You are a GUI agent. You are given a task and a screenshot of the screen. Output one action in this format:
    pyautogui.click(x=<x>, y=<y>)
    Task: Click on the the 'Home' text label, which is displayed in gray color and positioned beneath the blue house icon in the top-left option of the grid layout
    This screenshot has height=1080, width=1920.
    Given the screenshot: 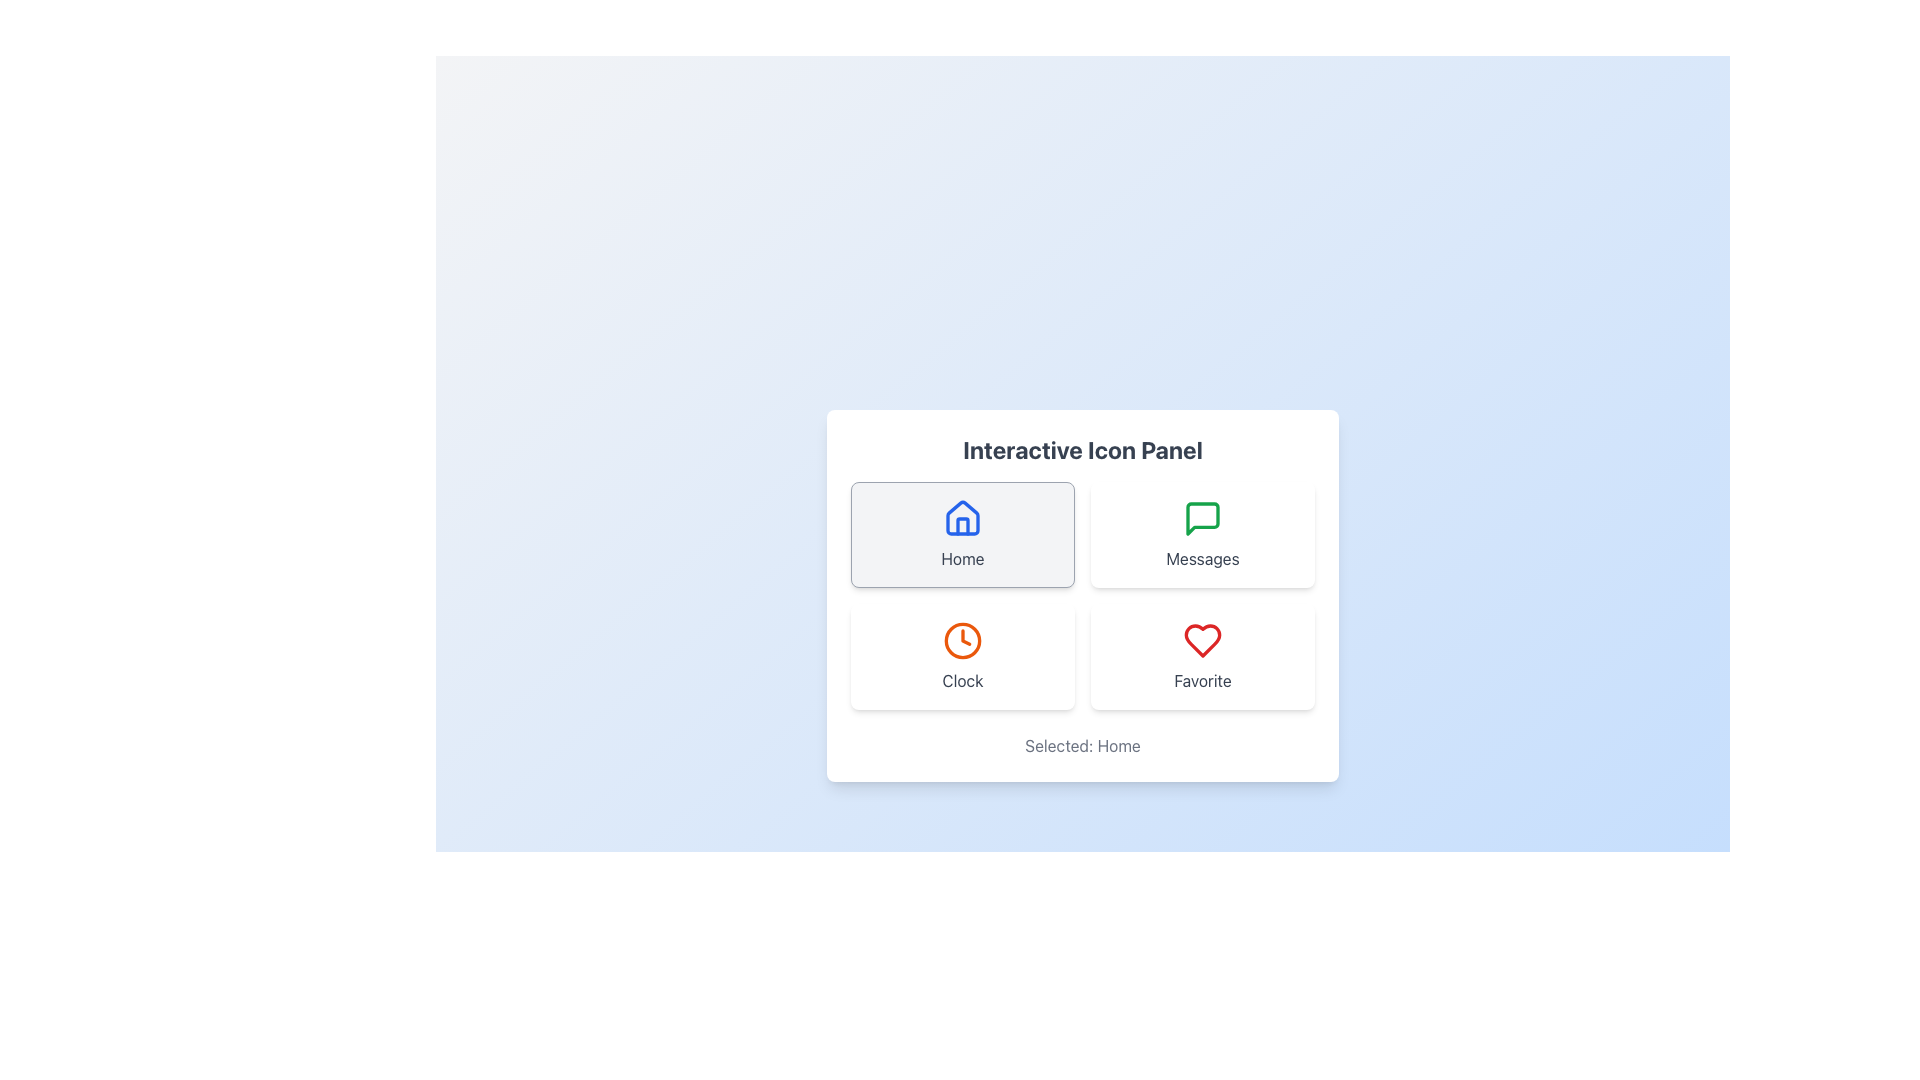 What is the action you would take?
    pyautogui.click(x=963, y=559)
    